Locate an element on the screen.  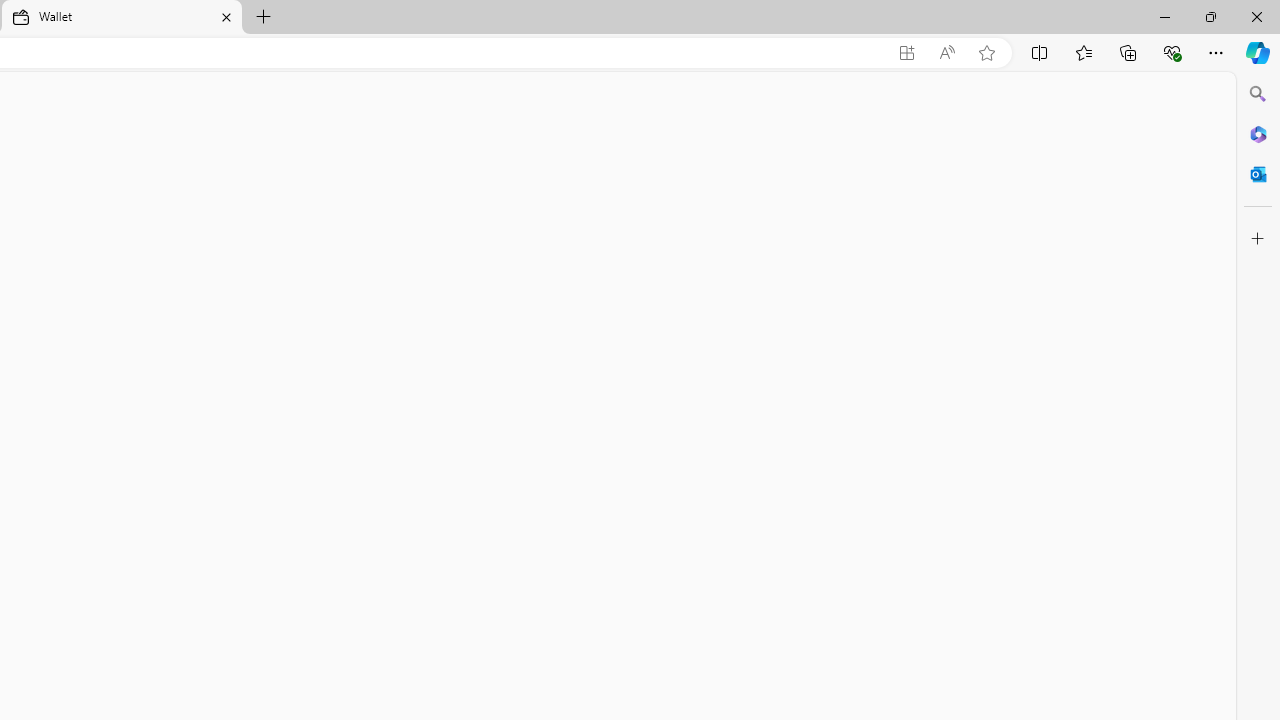
'Customize' is located at coordinates (1257, 238).